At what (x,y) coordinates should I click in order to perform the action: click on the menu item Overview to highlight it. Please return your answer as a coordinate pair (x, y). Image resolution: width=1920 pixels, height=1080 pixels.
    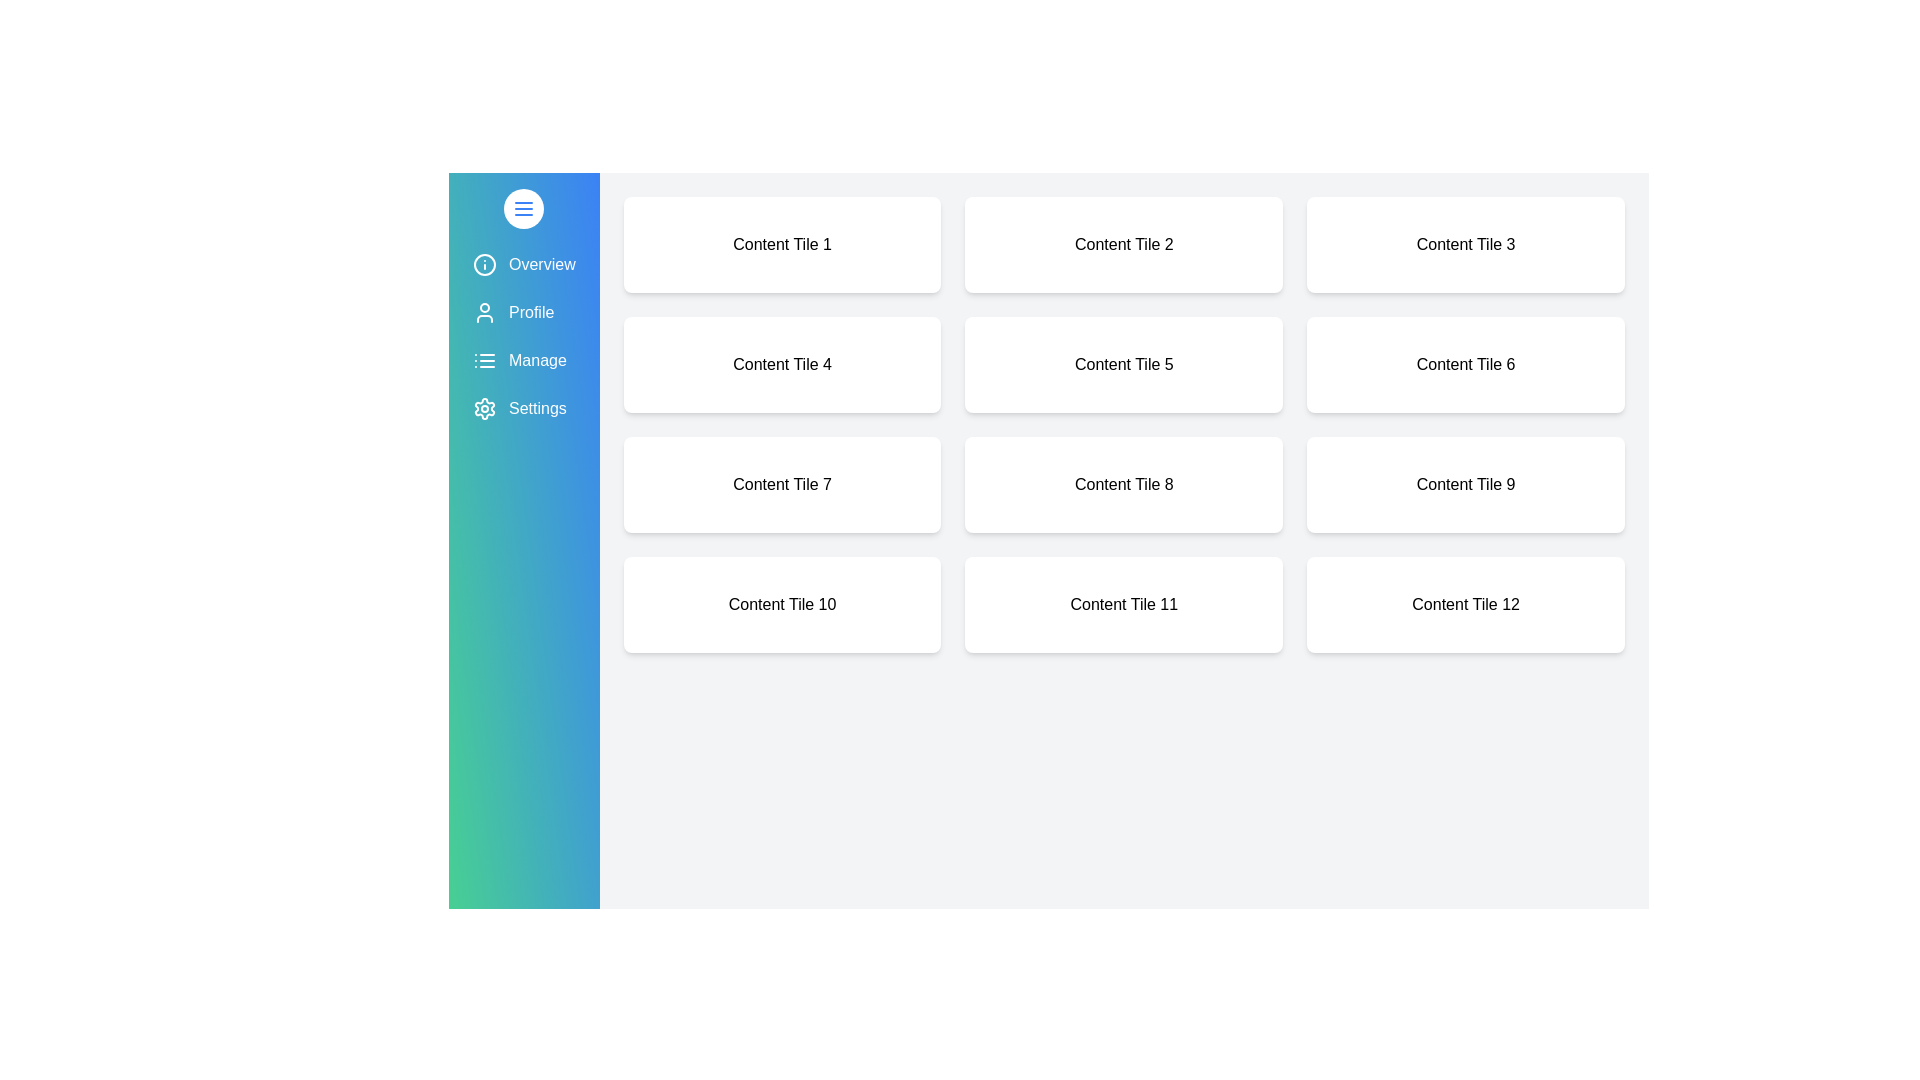
    Looking at the image, I should click on (523, 264).